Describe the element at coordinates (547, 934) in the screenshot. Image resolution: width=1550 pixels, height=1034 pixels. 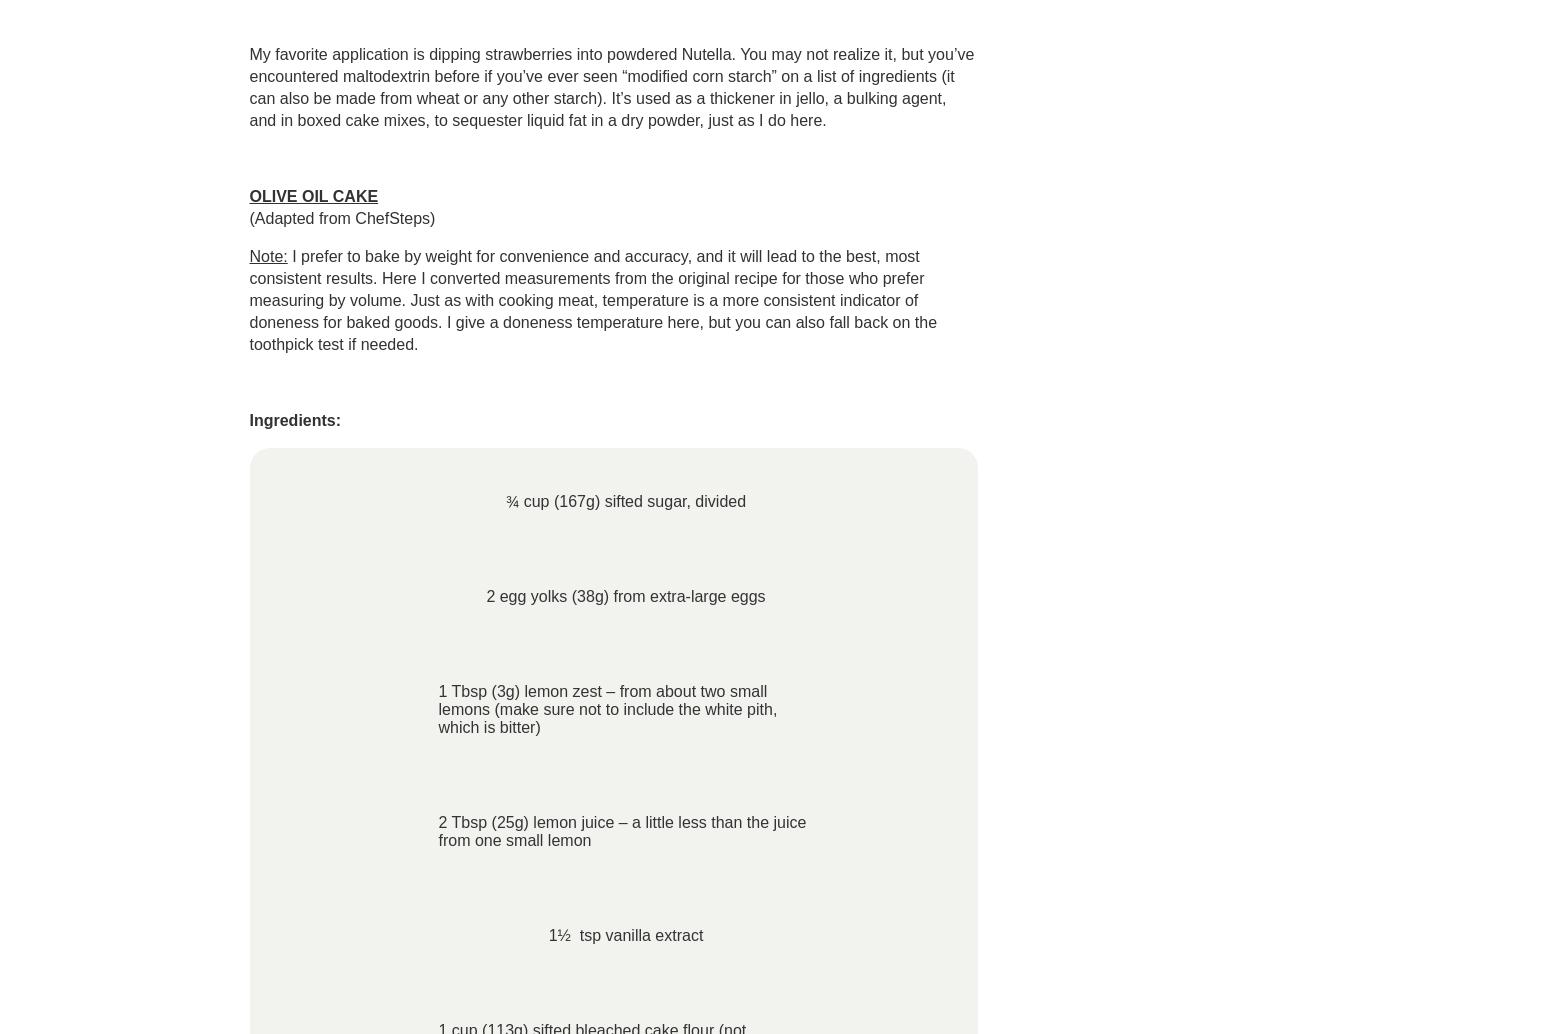
I see `'1½  tsp vanilla extract'` at that location.